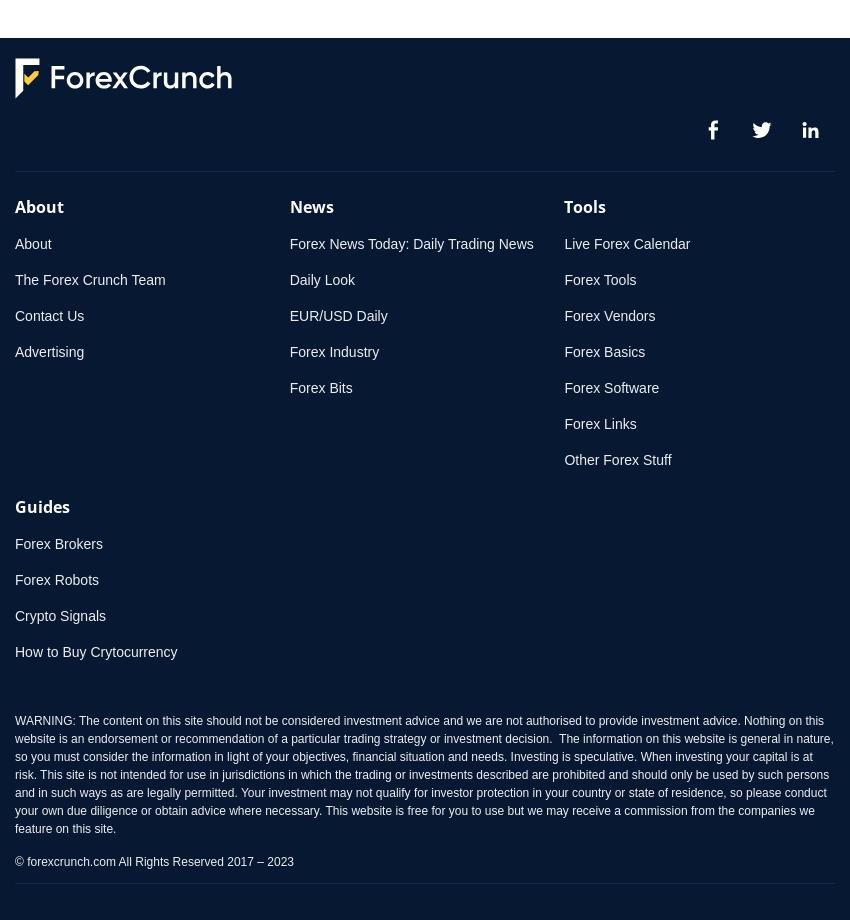 Image resolution: width=850 pixels, height=920 pixels. Describe the element at coordinates (60, 615) in the screenshot. I see `'Crypto Signals'` at that location.